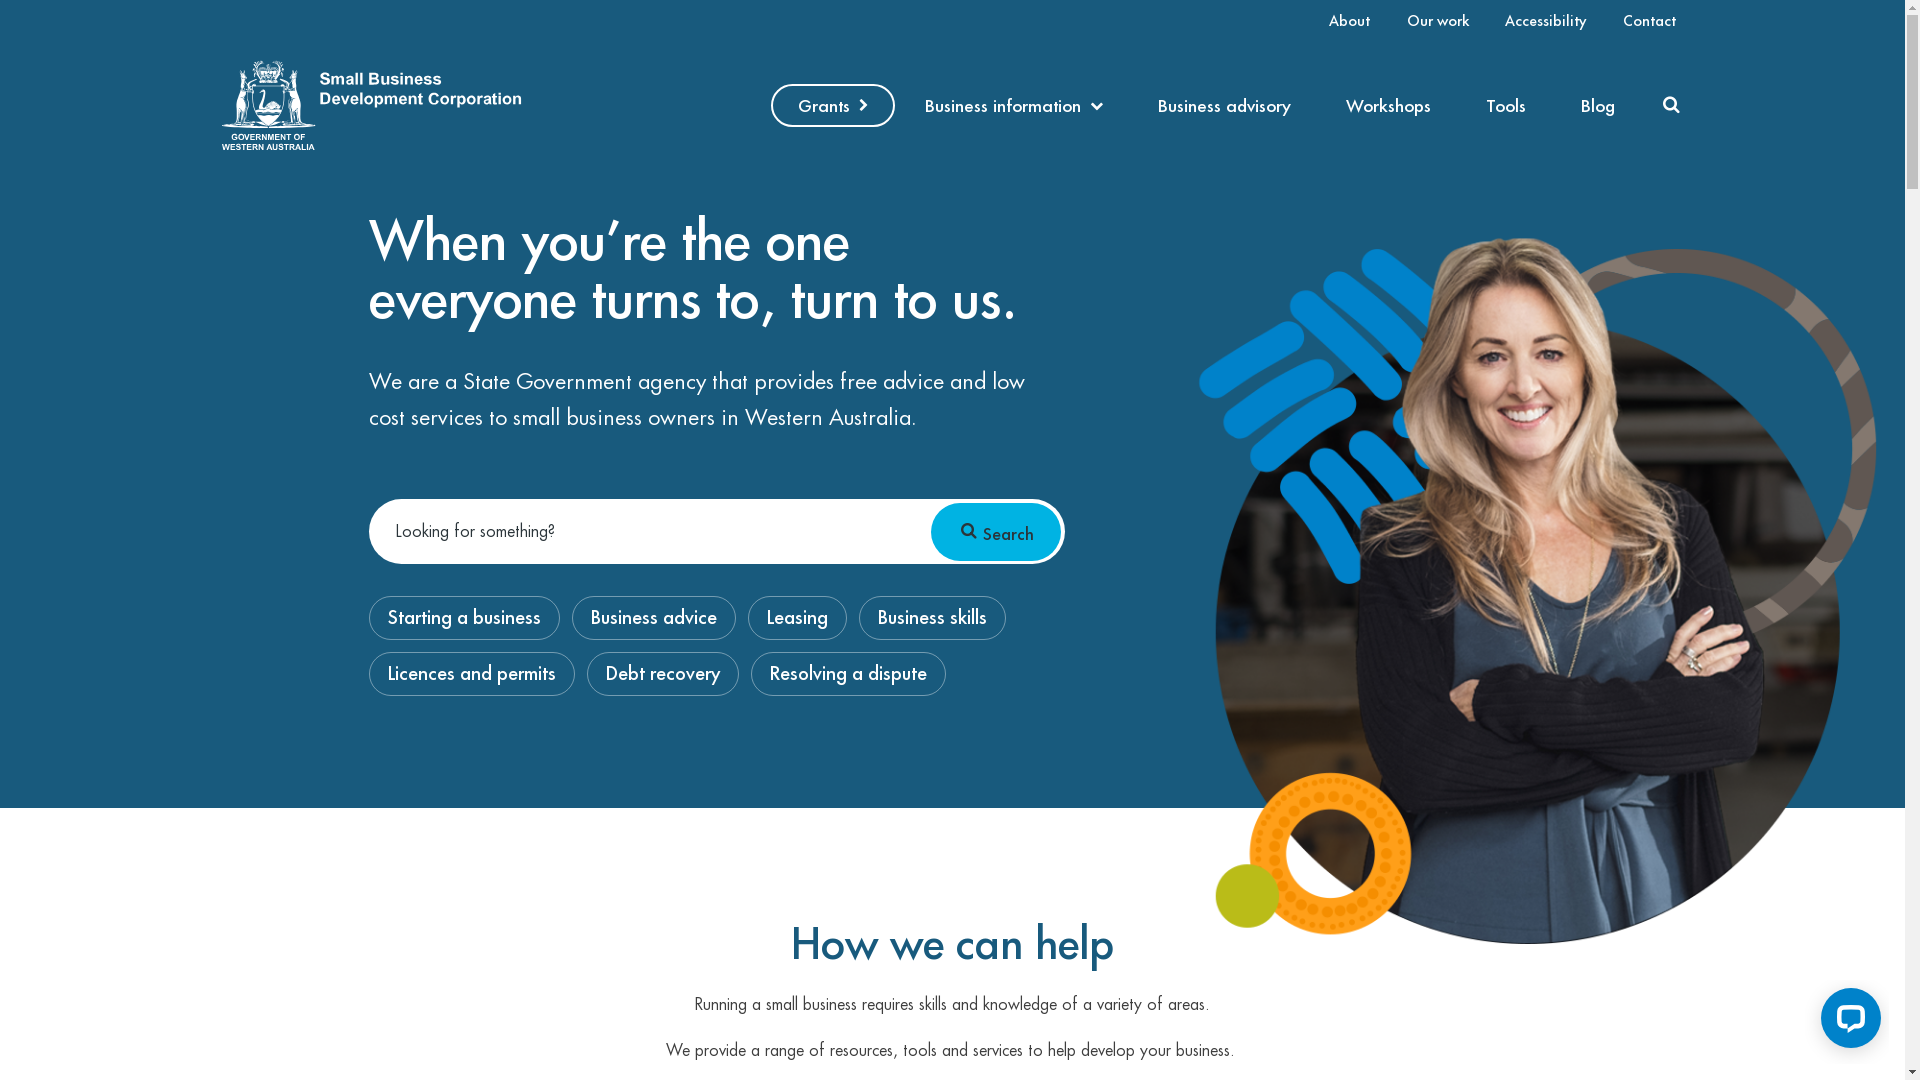 The height and width of the screenshot is (1080, 1920). I want to click on 'Leasing', so click(747, 616).